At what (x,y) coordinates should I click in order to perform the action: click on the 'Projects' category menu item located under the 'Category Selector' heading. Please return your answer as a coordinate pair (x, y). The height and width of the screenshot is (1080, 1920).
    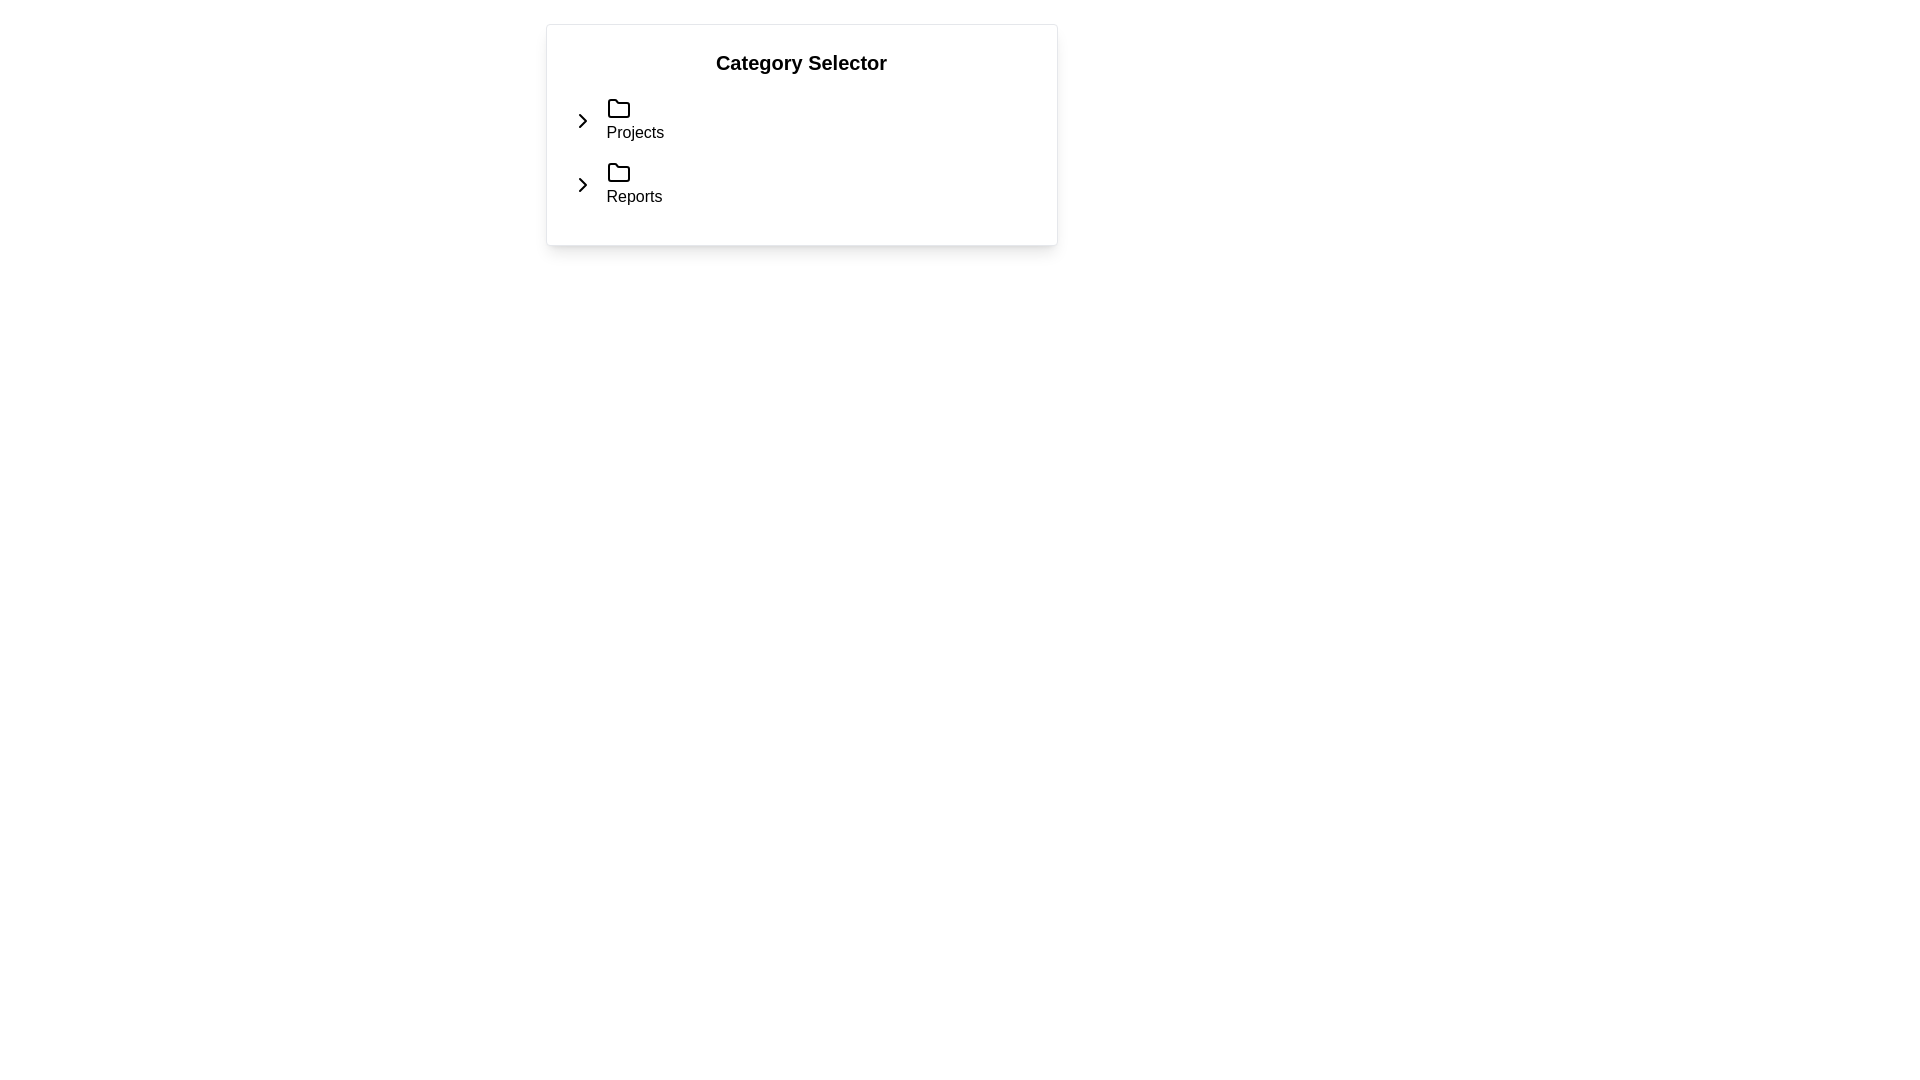
    Looking at the image, I should click on (634, 120).